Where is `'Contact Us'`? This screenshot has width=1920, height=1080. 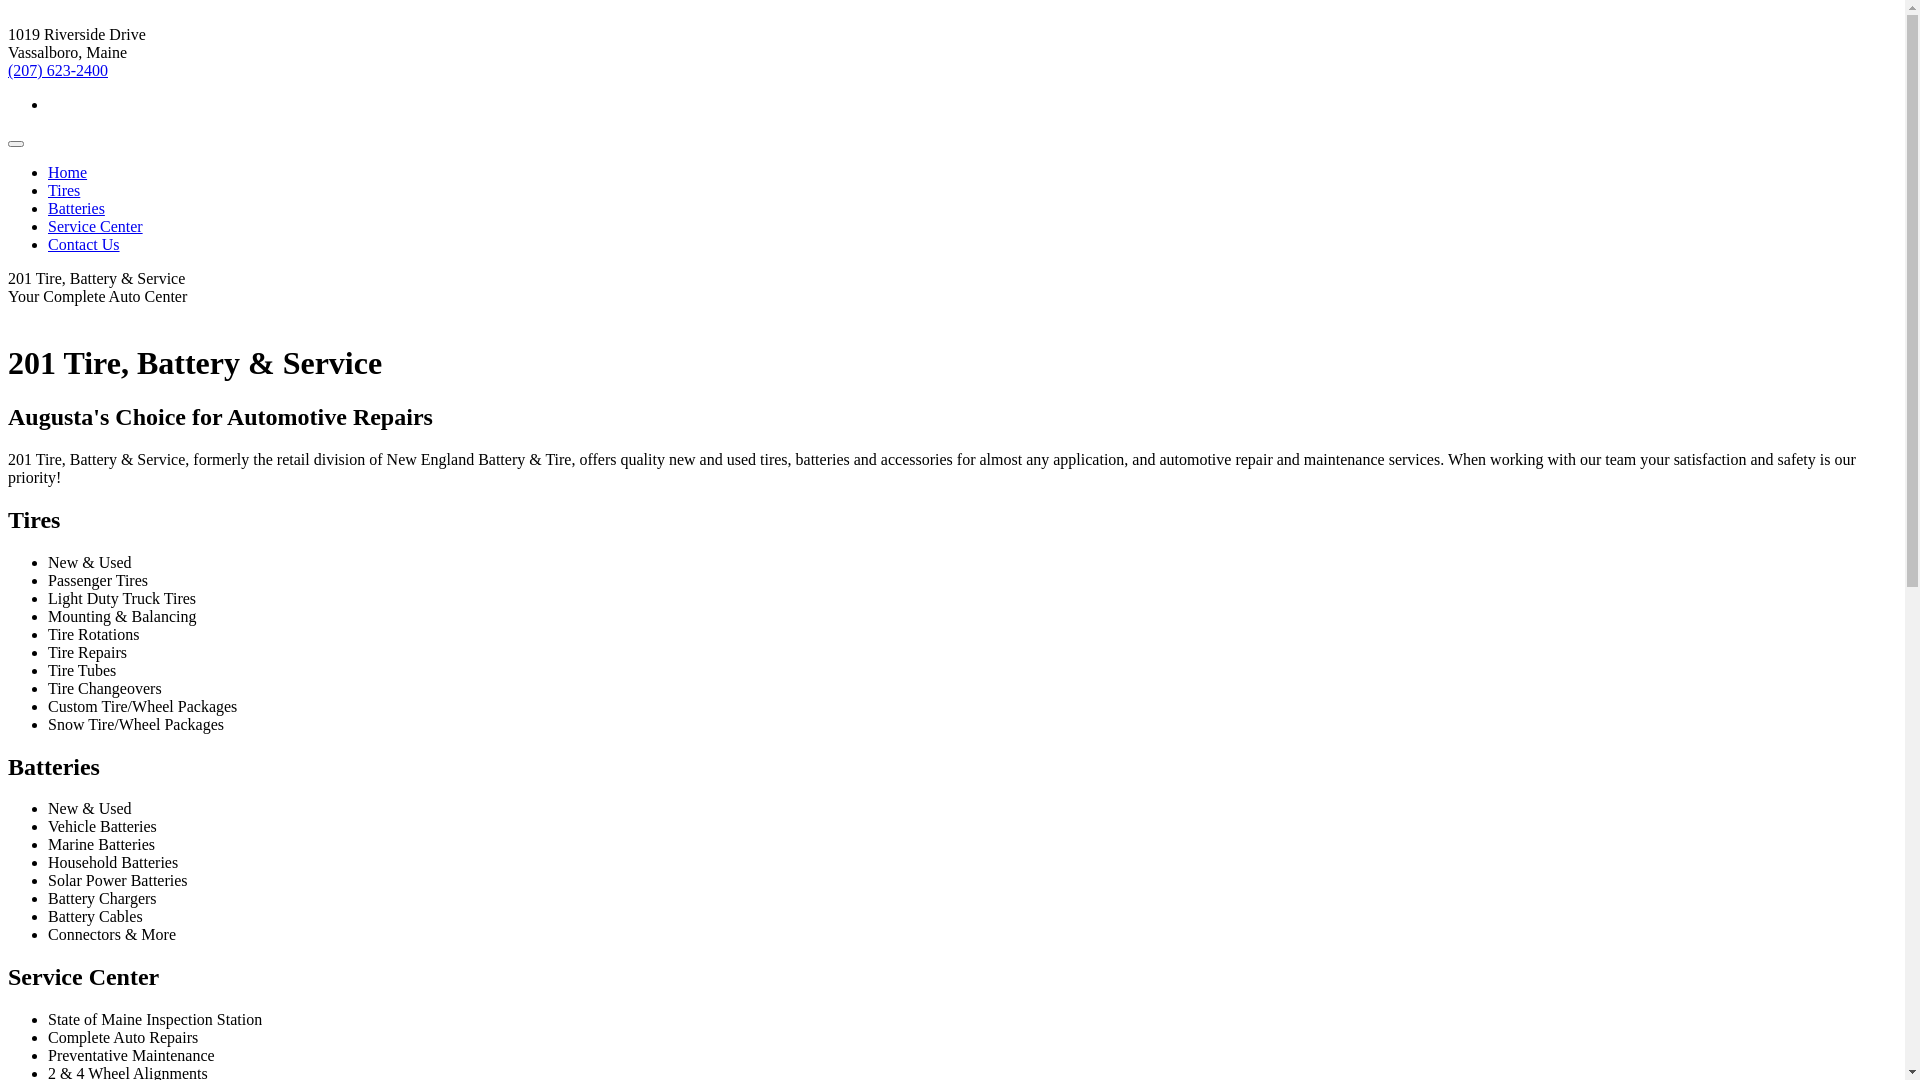
'Contact Us' is located at coordinates (48, 243).